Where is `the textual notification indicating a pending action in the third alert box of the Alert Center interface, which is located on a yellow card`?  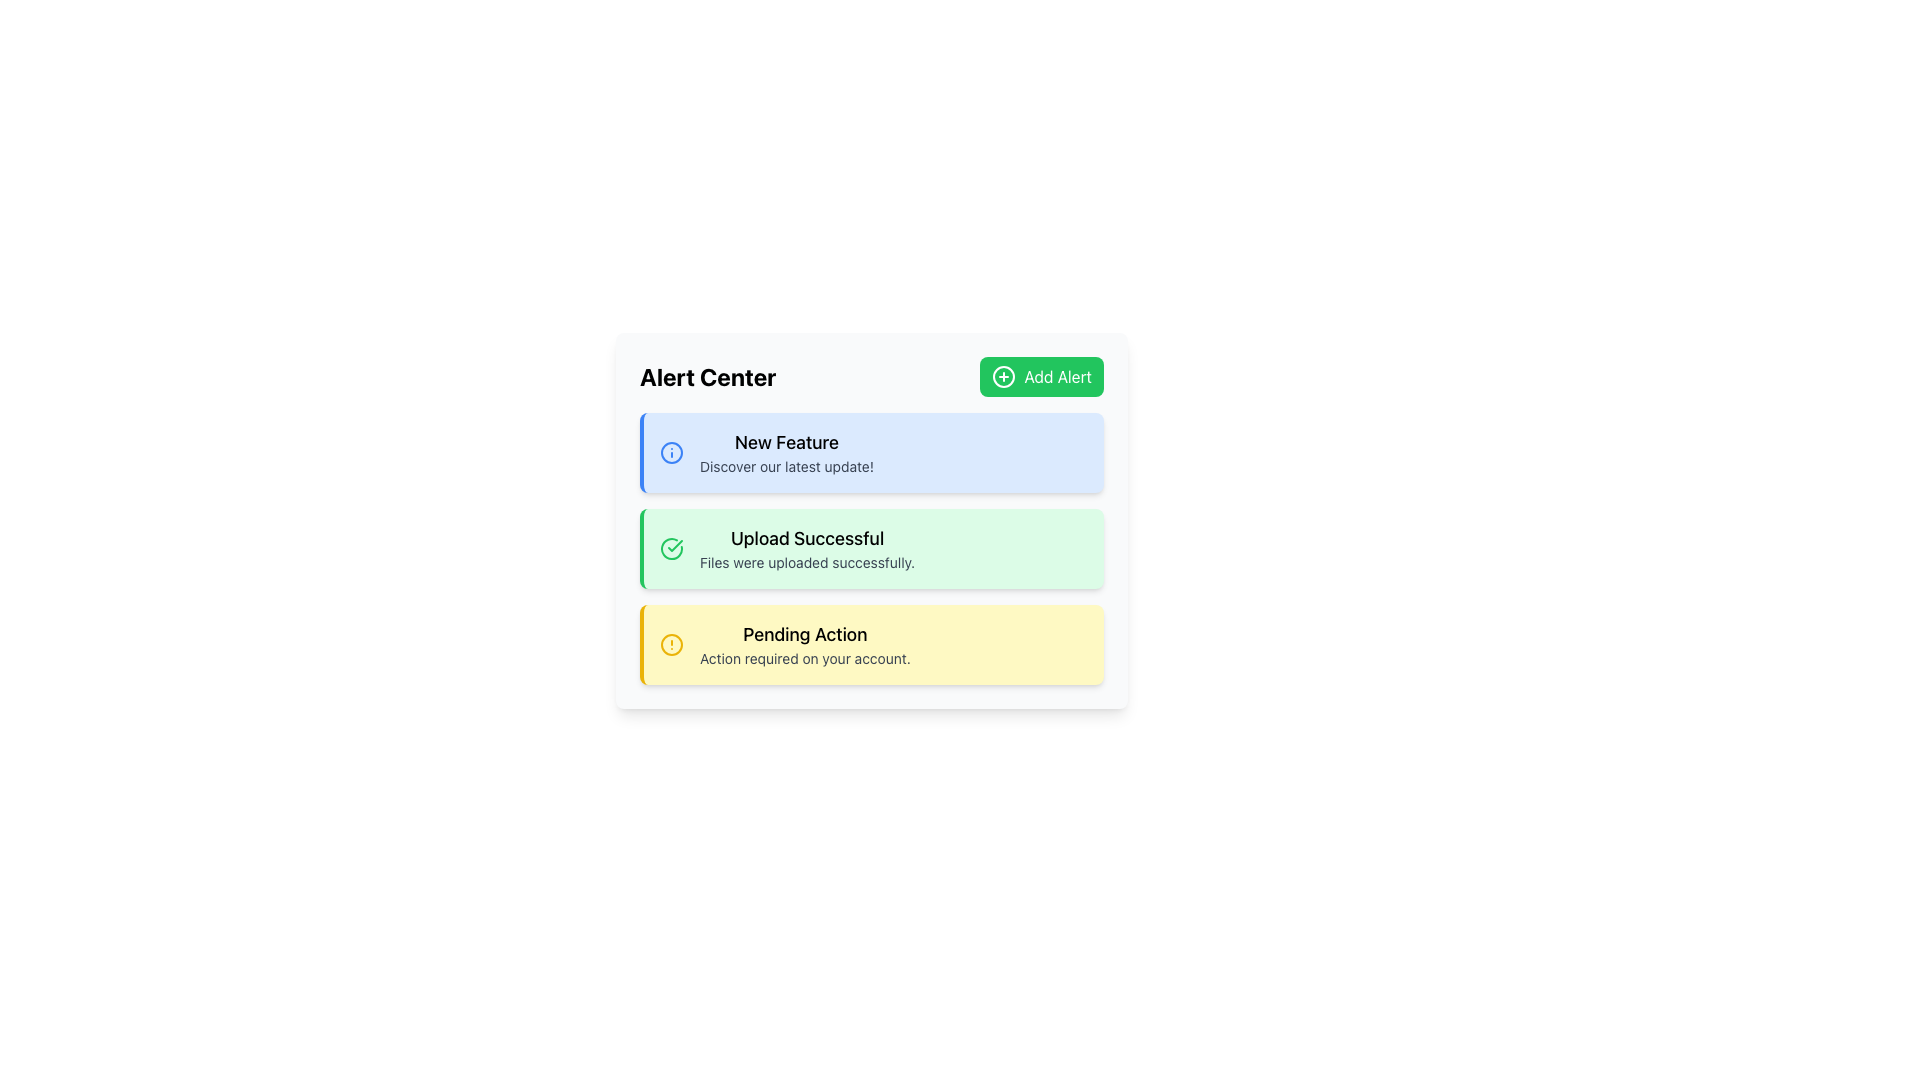 the textual notification indicating a pending action in the third alert box of the Alert Center interface, which is located on a yellow card is located at coordinates (805, 644).